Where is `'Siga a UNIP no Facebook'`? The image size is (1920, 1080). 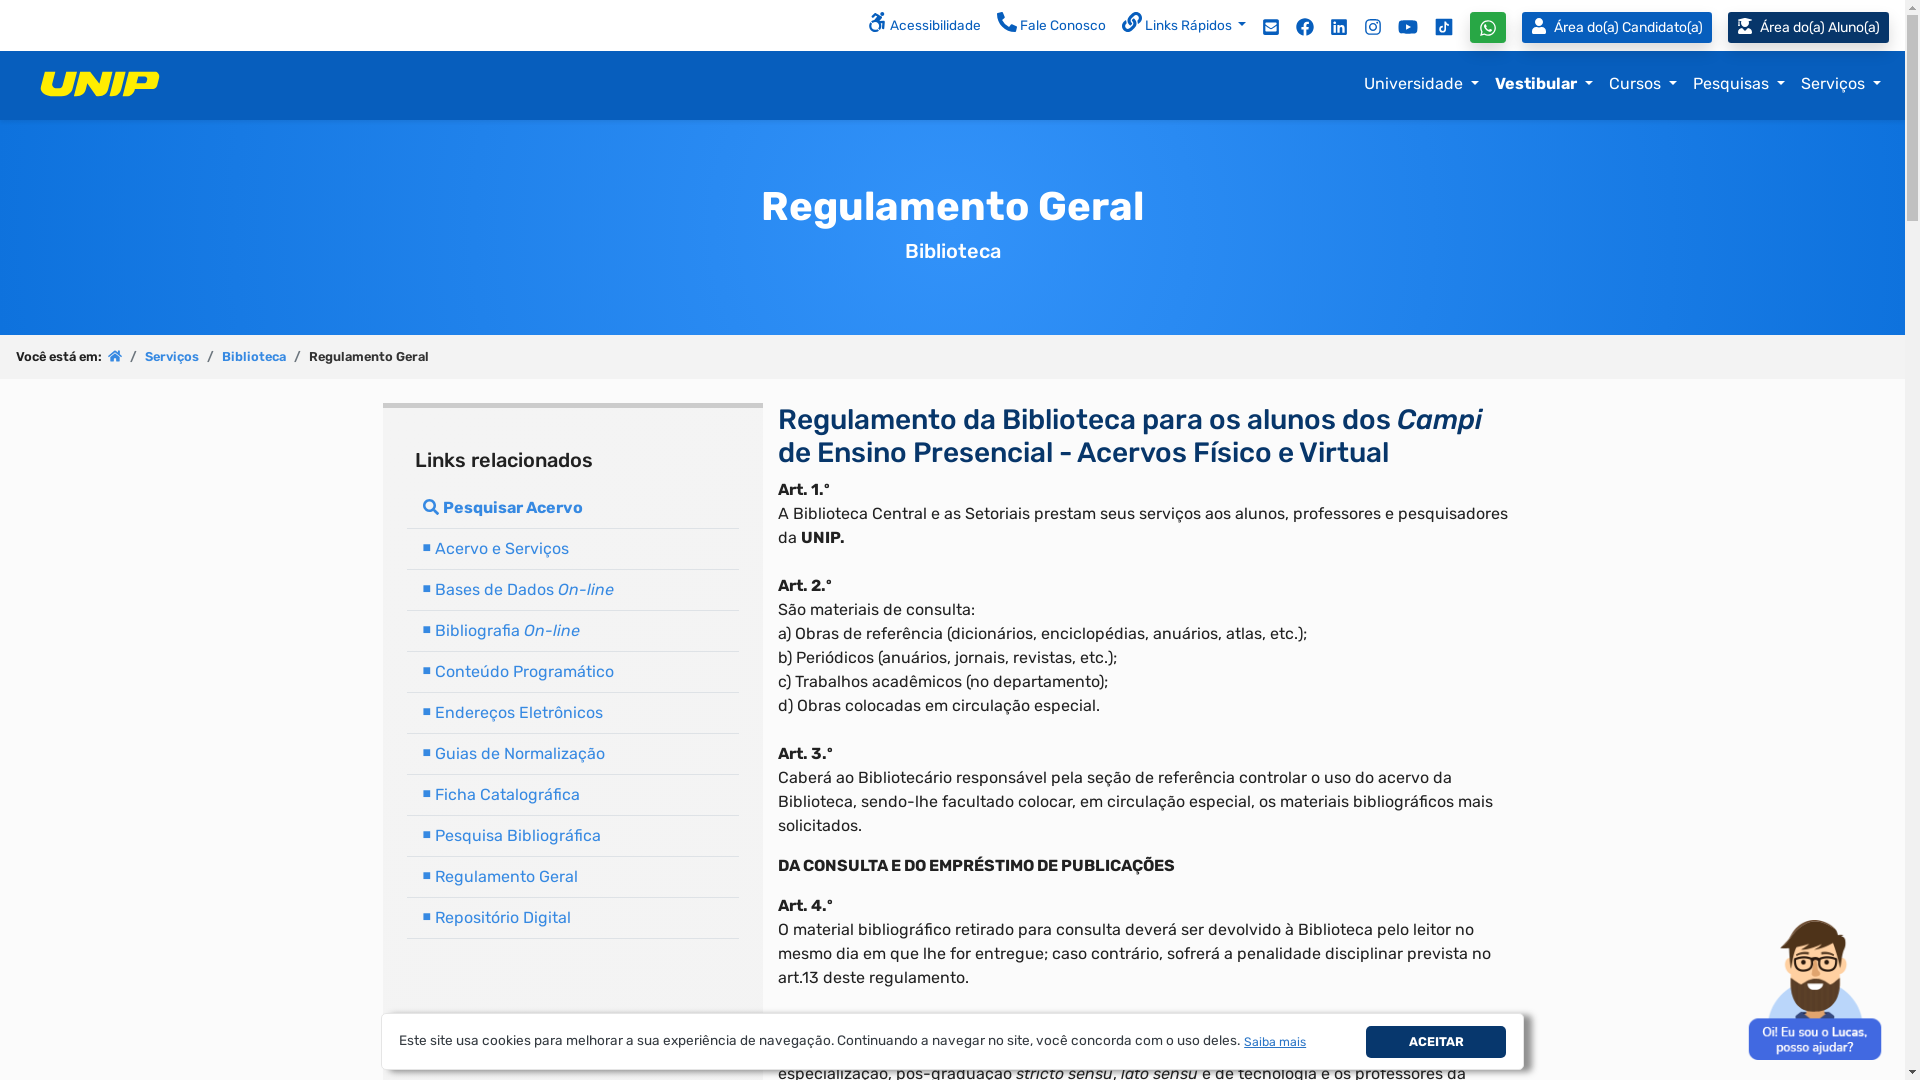
'Siga a UNIP no Facebook' is located at coordinates (1305, 26).